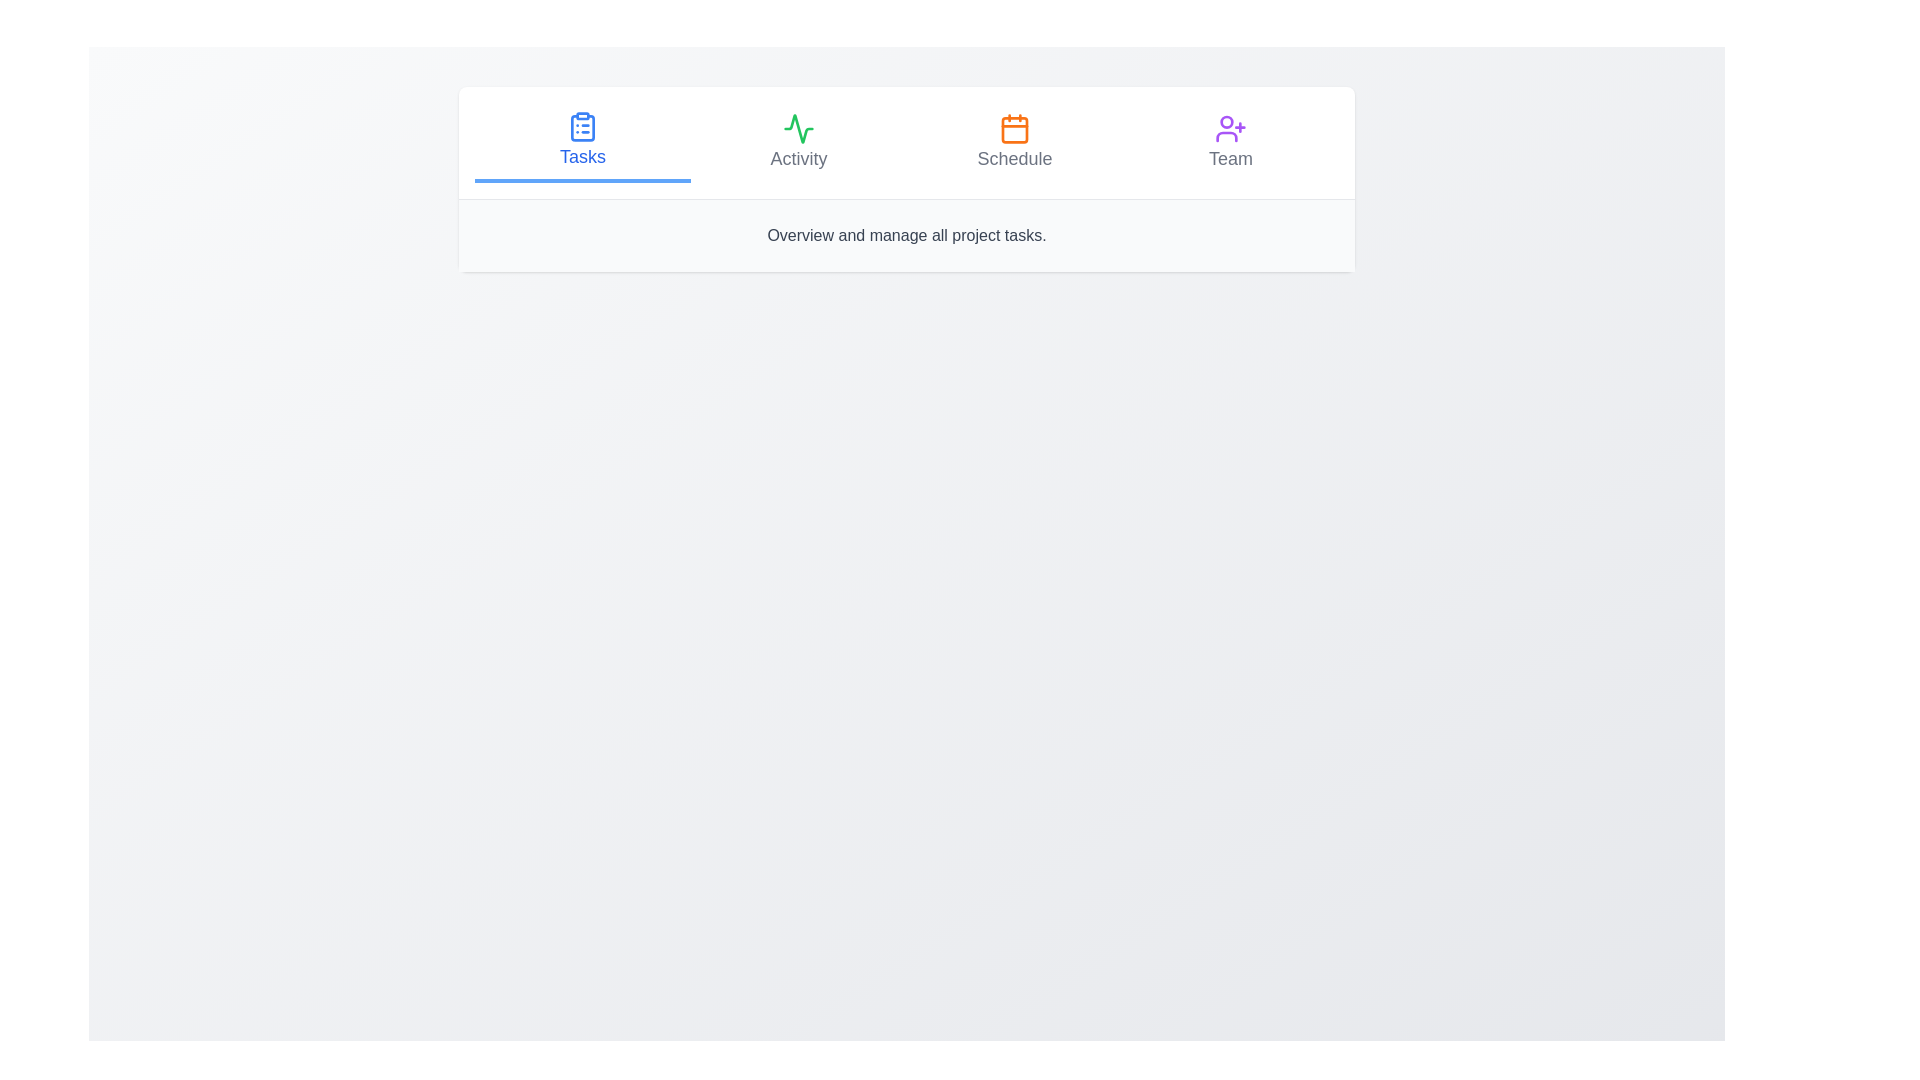 The height and width of the screenshot is (1080, 1920). What do you see at coordinates (1014, 141) in the screenshot?
I see `the Schedule tab` at bounding box center [1014, 141].